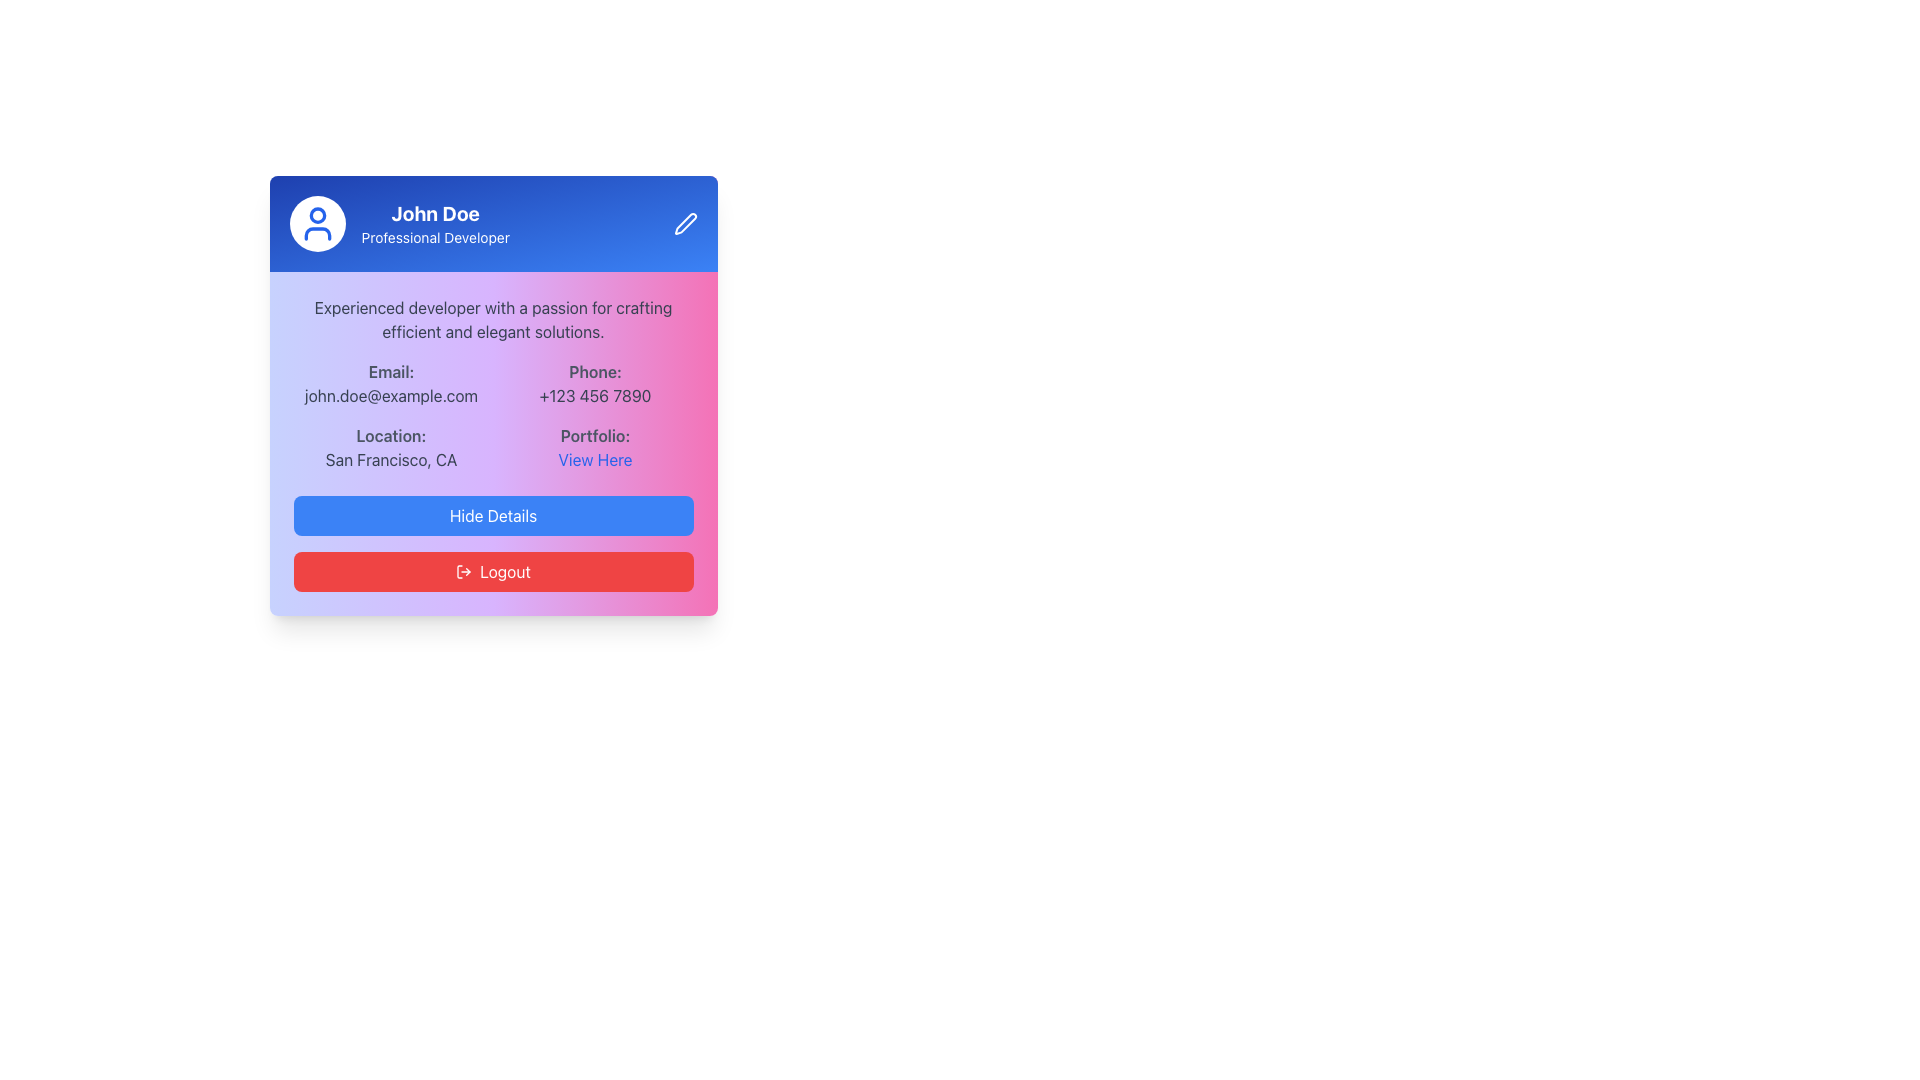 The image size is (1920, 1080). Describe the element at coordinates (594, 371) in the screenshot. I see `the Text label indicating the phone number in the right column of the contact information layout` at that location.